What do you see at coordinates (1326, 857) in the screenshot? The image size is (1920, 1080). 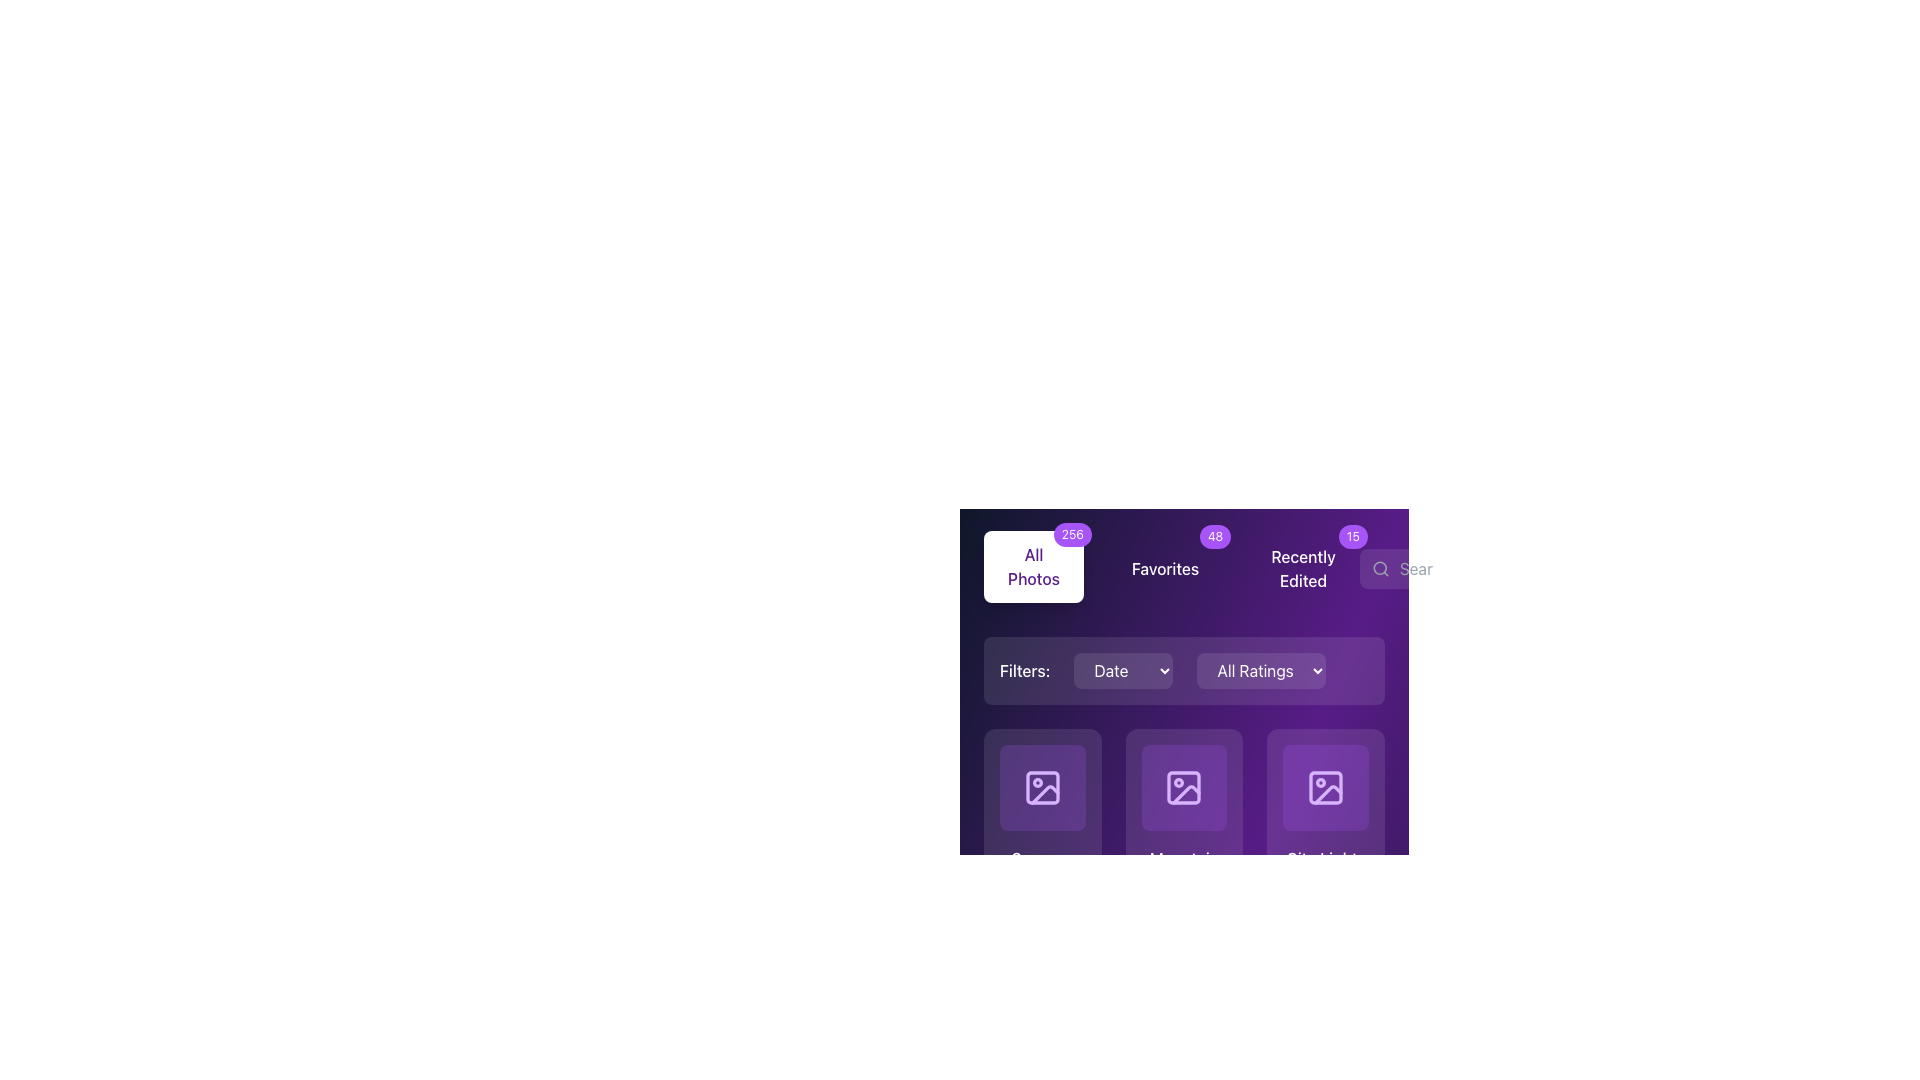 I see `the title text label for the item representing media content, which is located above the date '2023-09-15' and several star icons` at bounding box center [1326, 857].